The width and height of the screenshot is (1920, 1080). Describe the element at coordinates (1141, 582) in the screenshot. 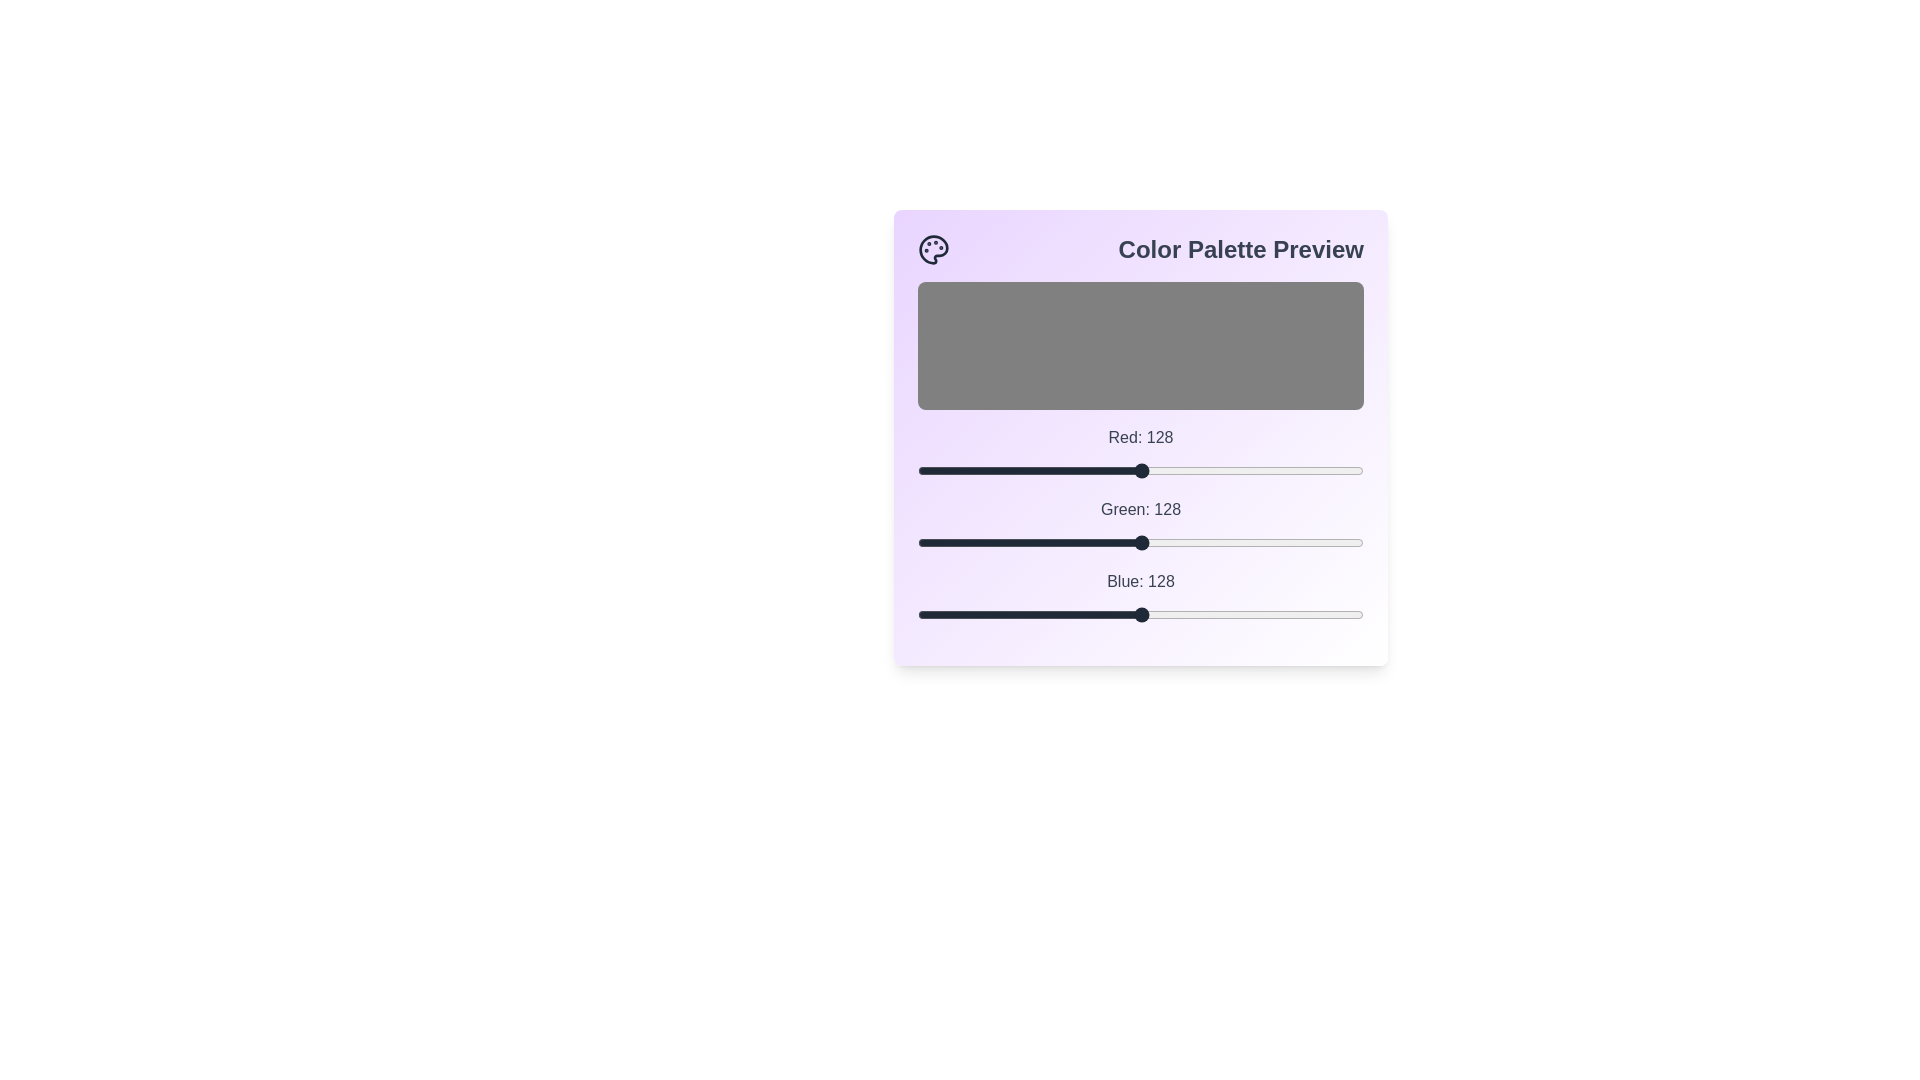

I see `the text label displaying 'Blue: 128' which is part of the 'Color Palette Preview' section, indicating the blue color adjustment feature` at that location.